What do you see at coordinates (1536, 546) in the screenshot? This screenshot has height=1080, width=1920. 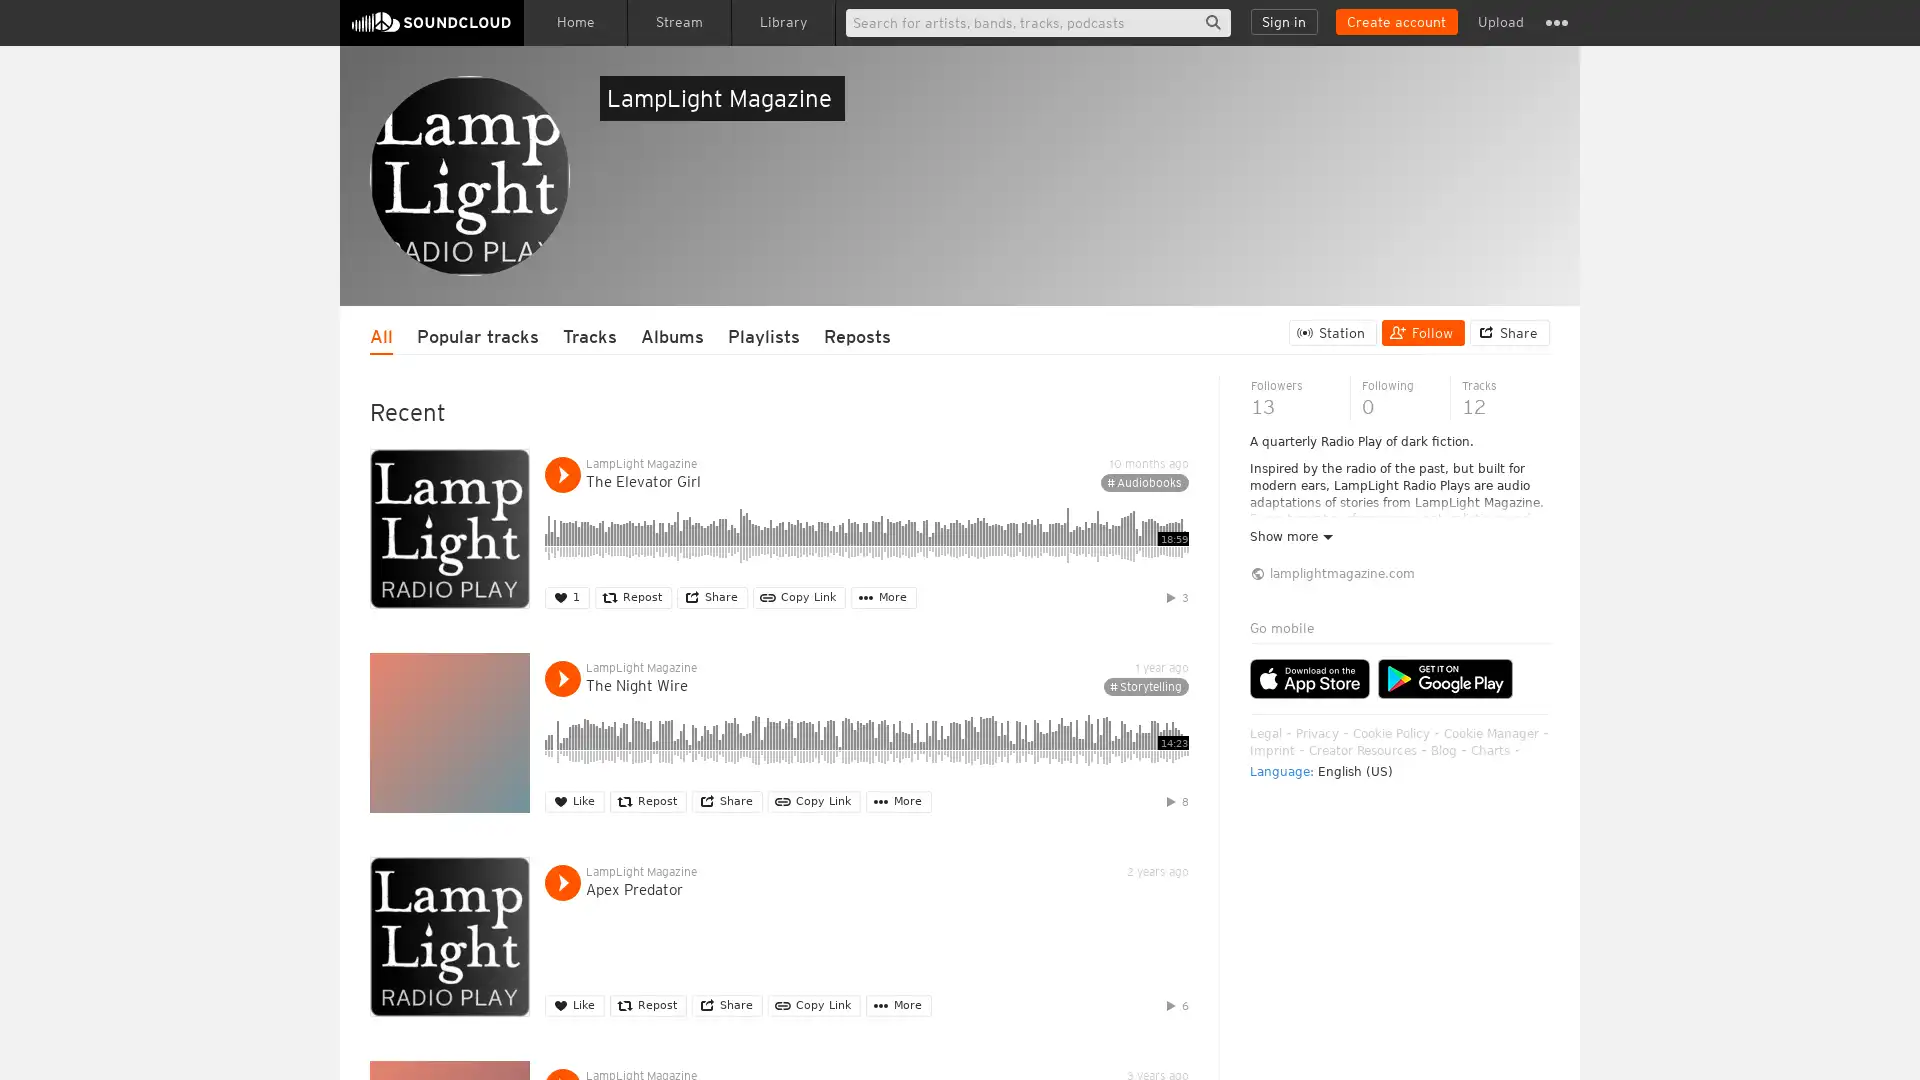 I see `Hide queue` at bounding box center [1536, 546].